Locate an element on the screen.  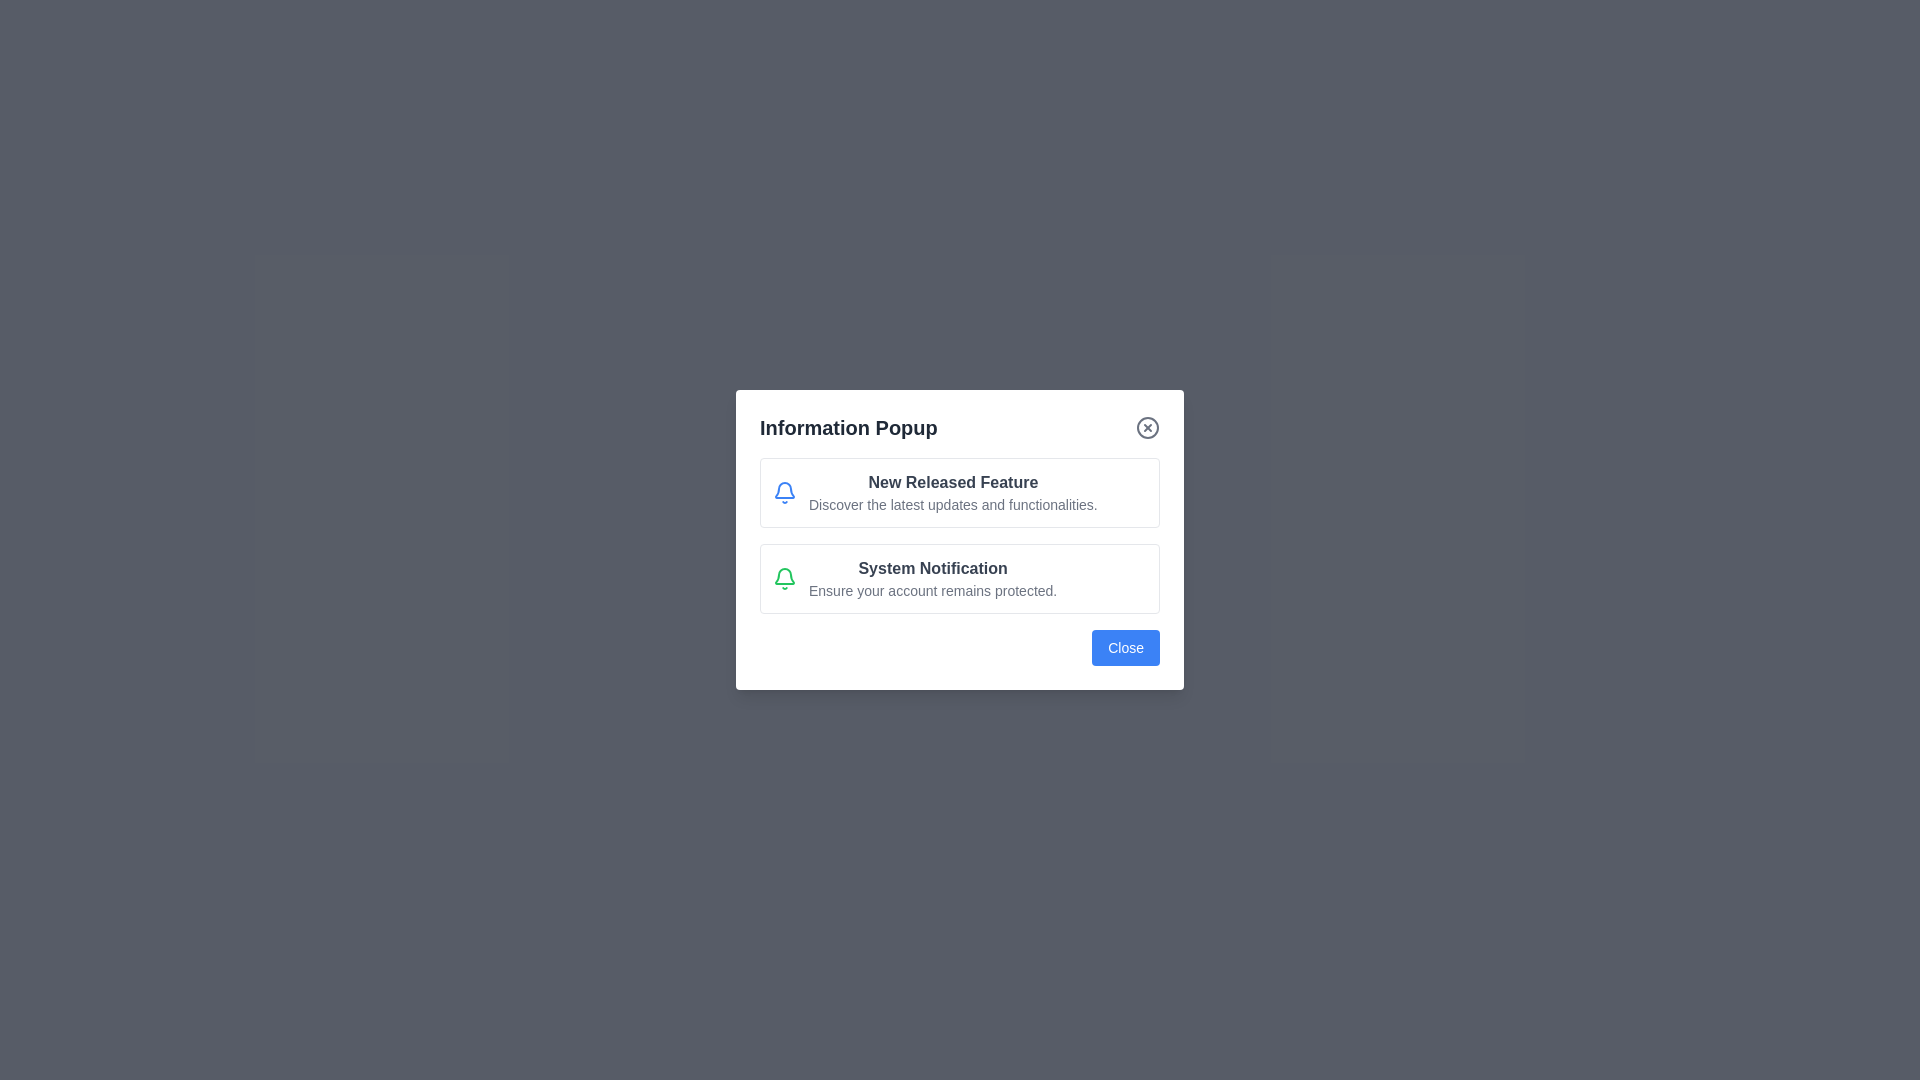
the icon representing the notification item New Released Feature is located at coordinates (784, 493).